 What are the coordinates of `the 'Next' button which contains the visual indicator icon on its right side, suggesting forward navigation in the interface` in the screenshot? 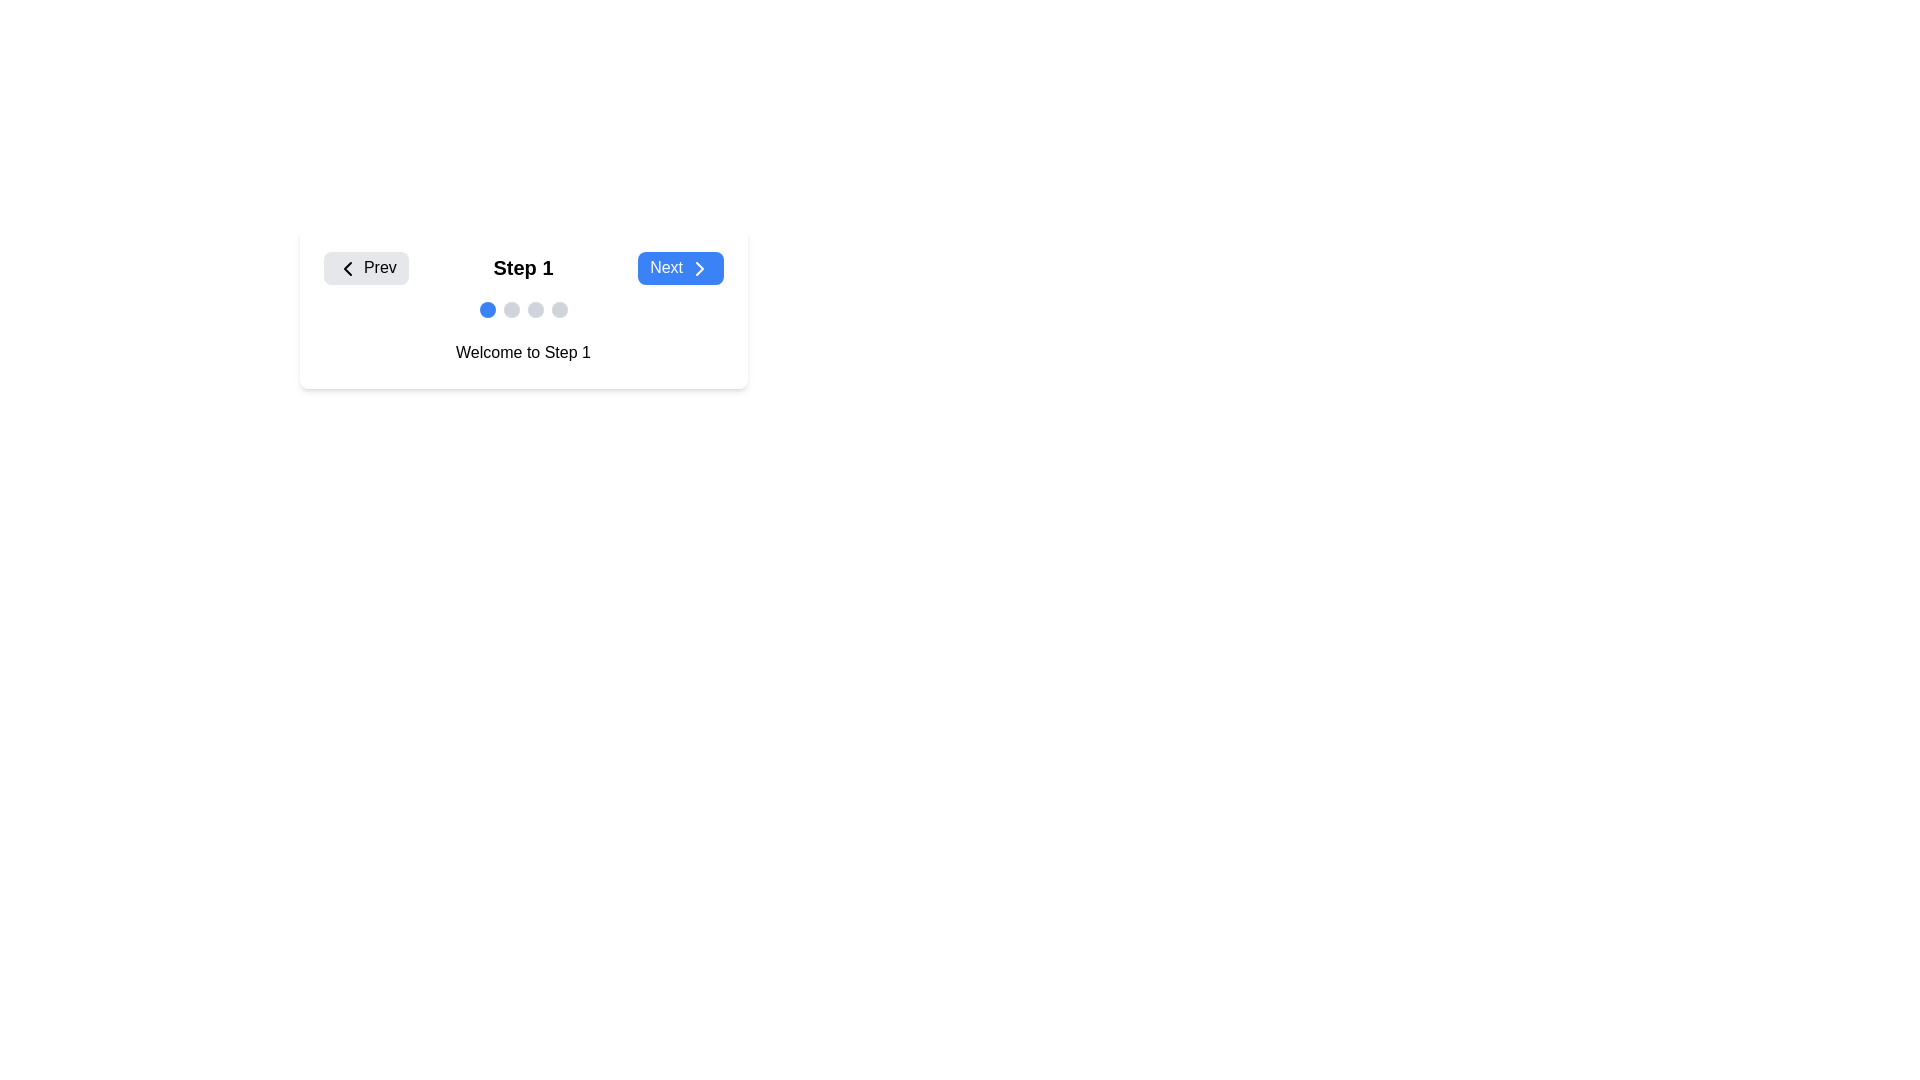 It's located at (699, 267).